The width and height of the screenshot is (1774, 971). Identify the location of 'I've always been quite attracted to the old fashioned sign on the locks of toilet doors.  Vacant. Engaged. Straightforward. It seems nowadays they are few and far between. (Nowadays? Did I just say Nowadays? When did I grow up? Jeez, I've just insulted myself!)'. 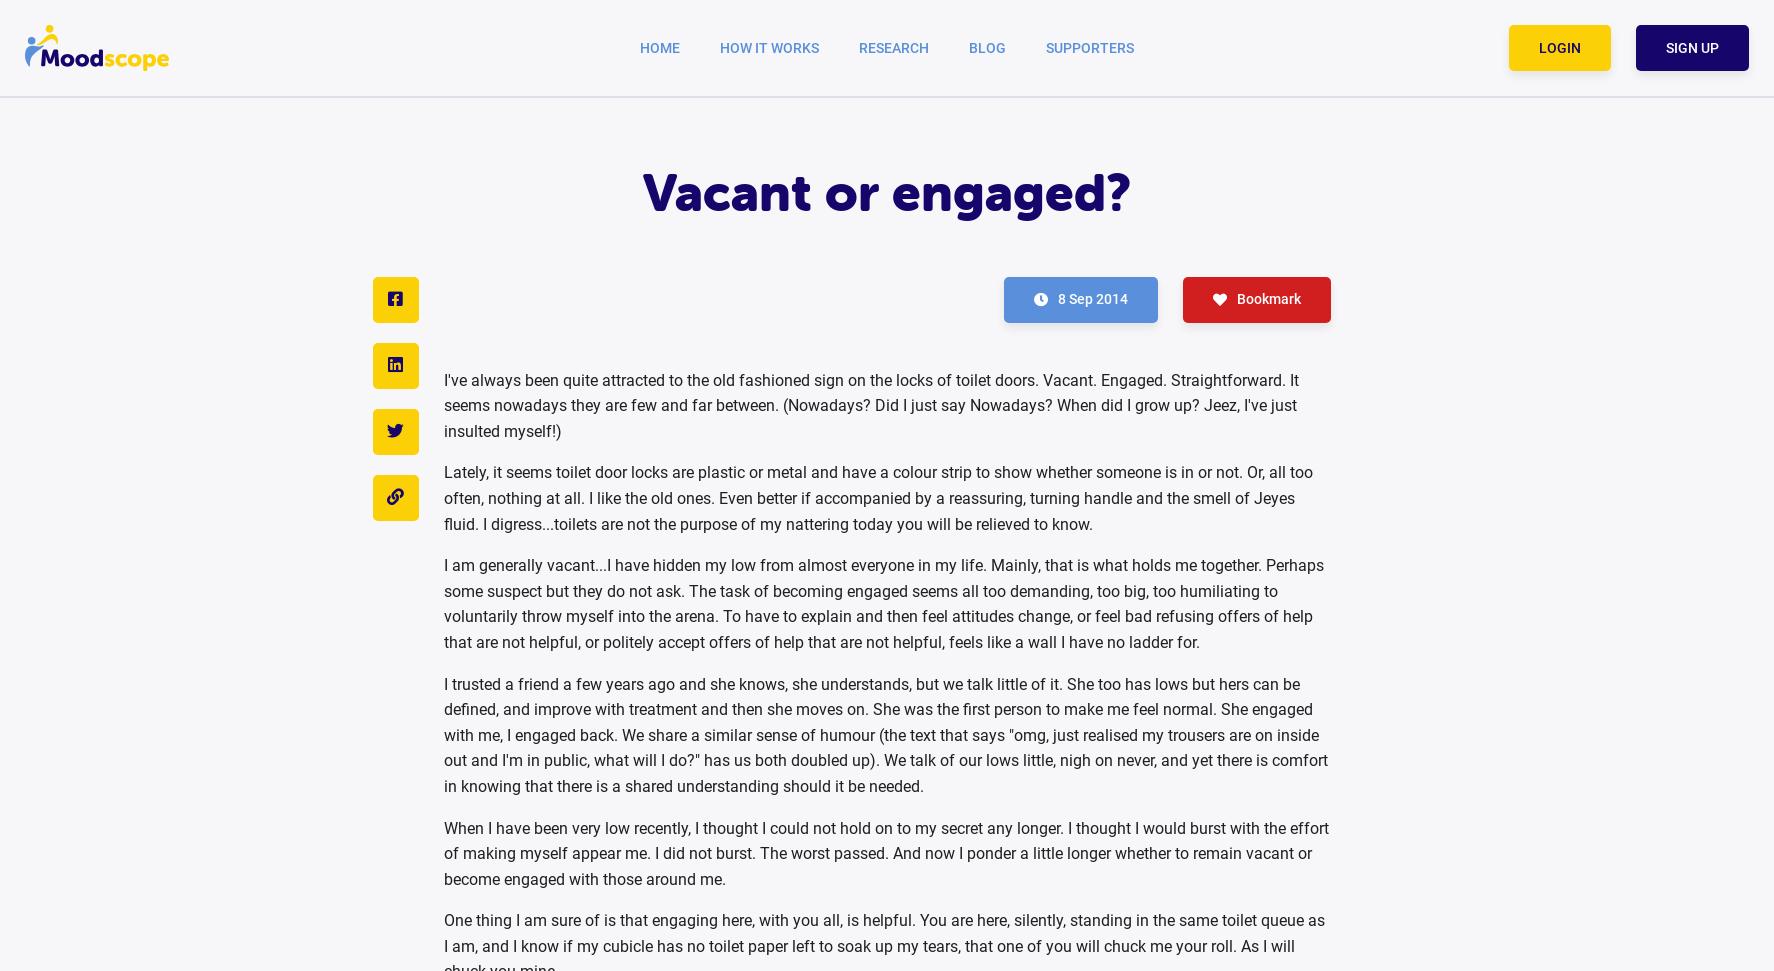
(870, 404).